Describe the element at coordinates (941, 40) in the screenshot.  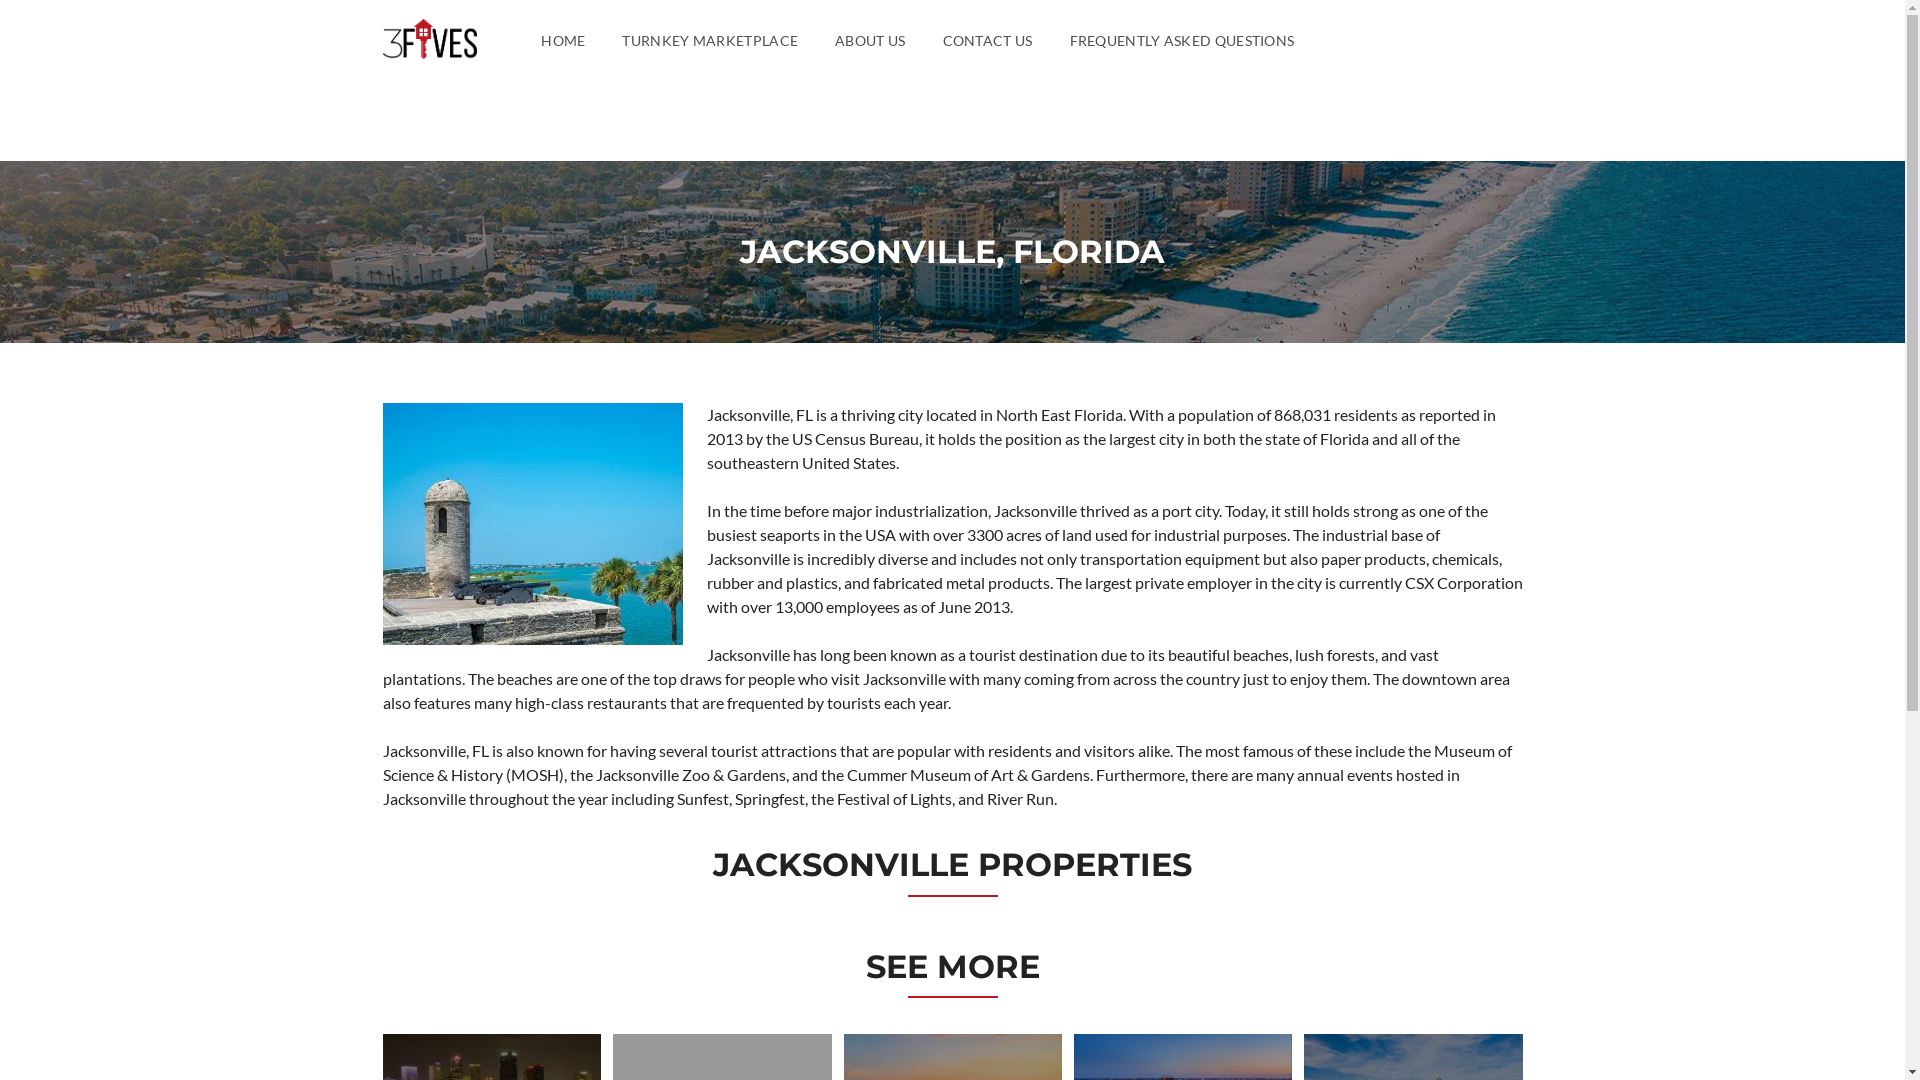
I see `'CONTACT US'` at that location.